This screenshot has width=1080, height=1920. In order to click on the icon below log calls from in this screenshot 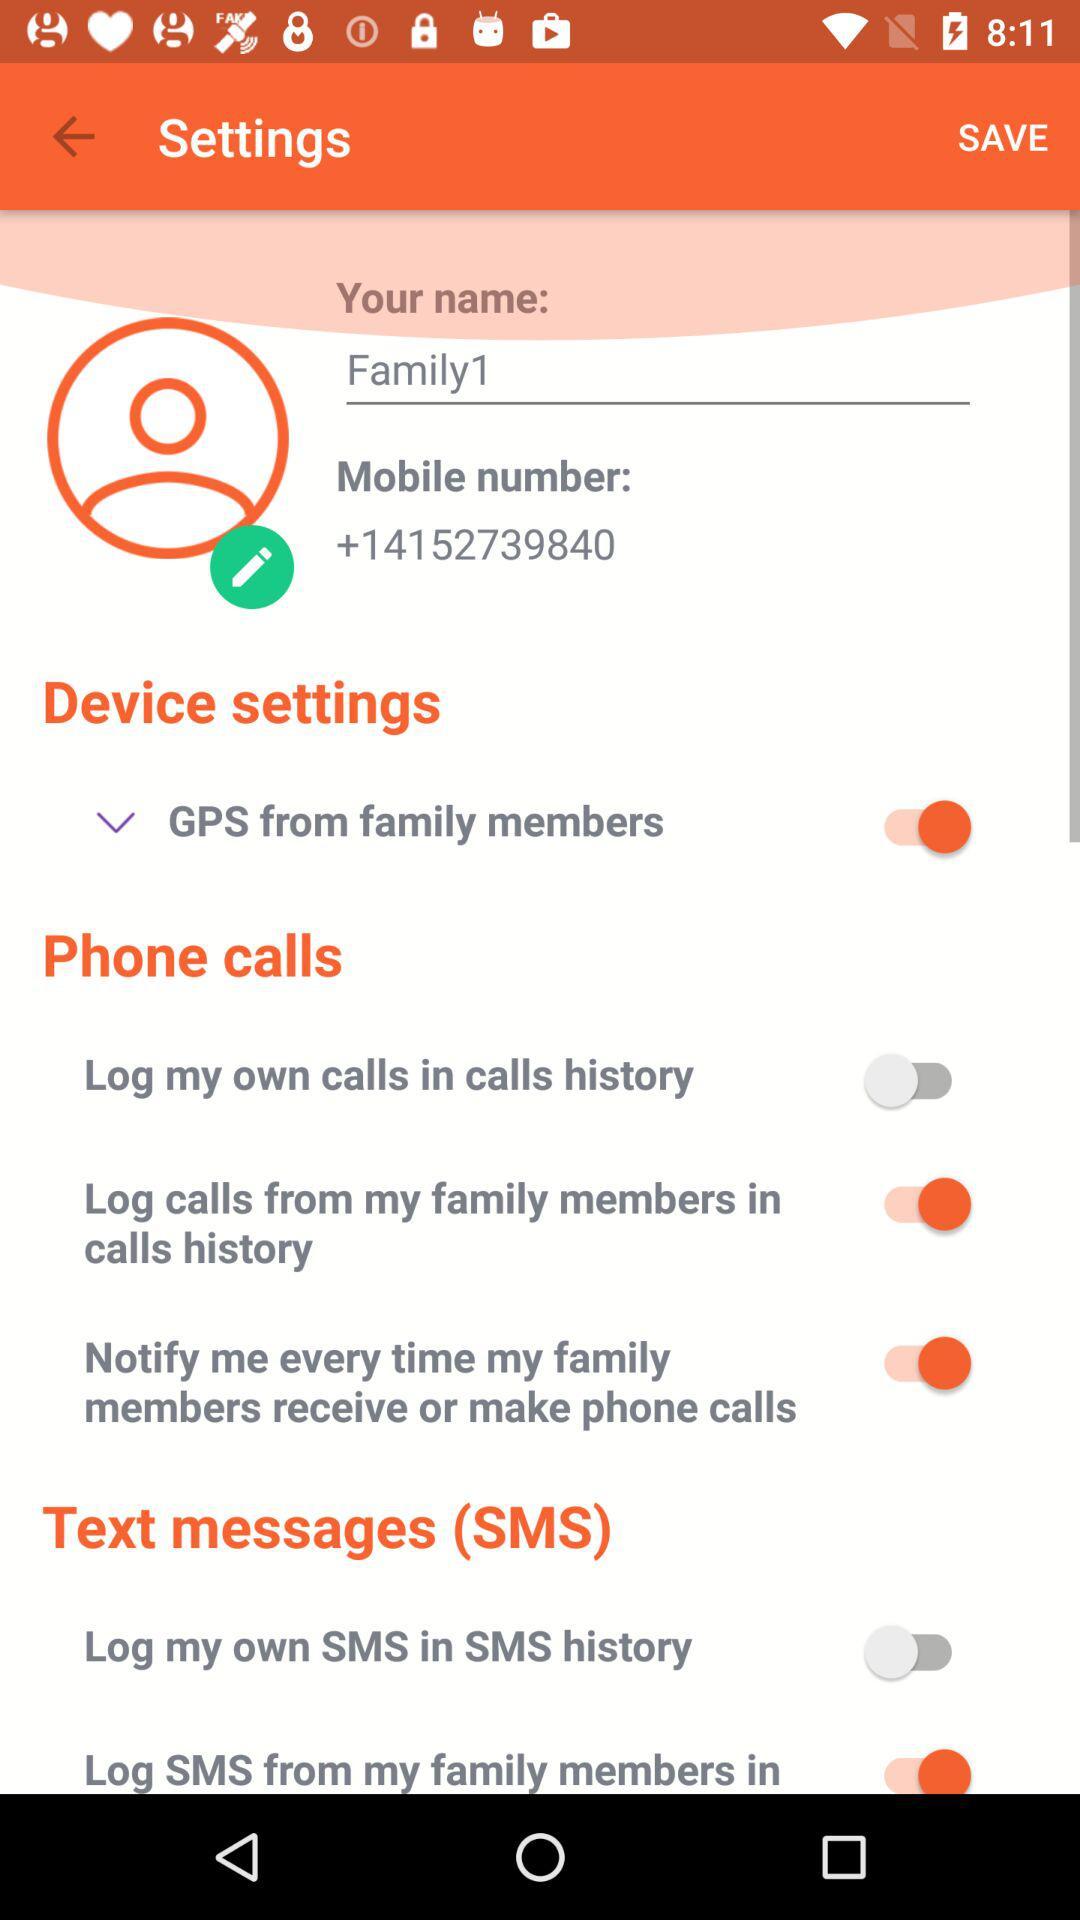, I will do `click(469, 1379)`.